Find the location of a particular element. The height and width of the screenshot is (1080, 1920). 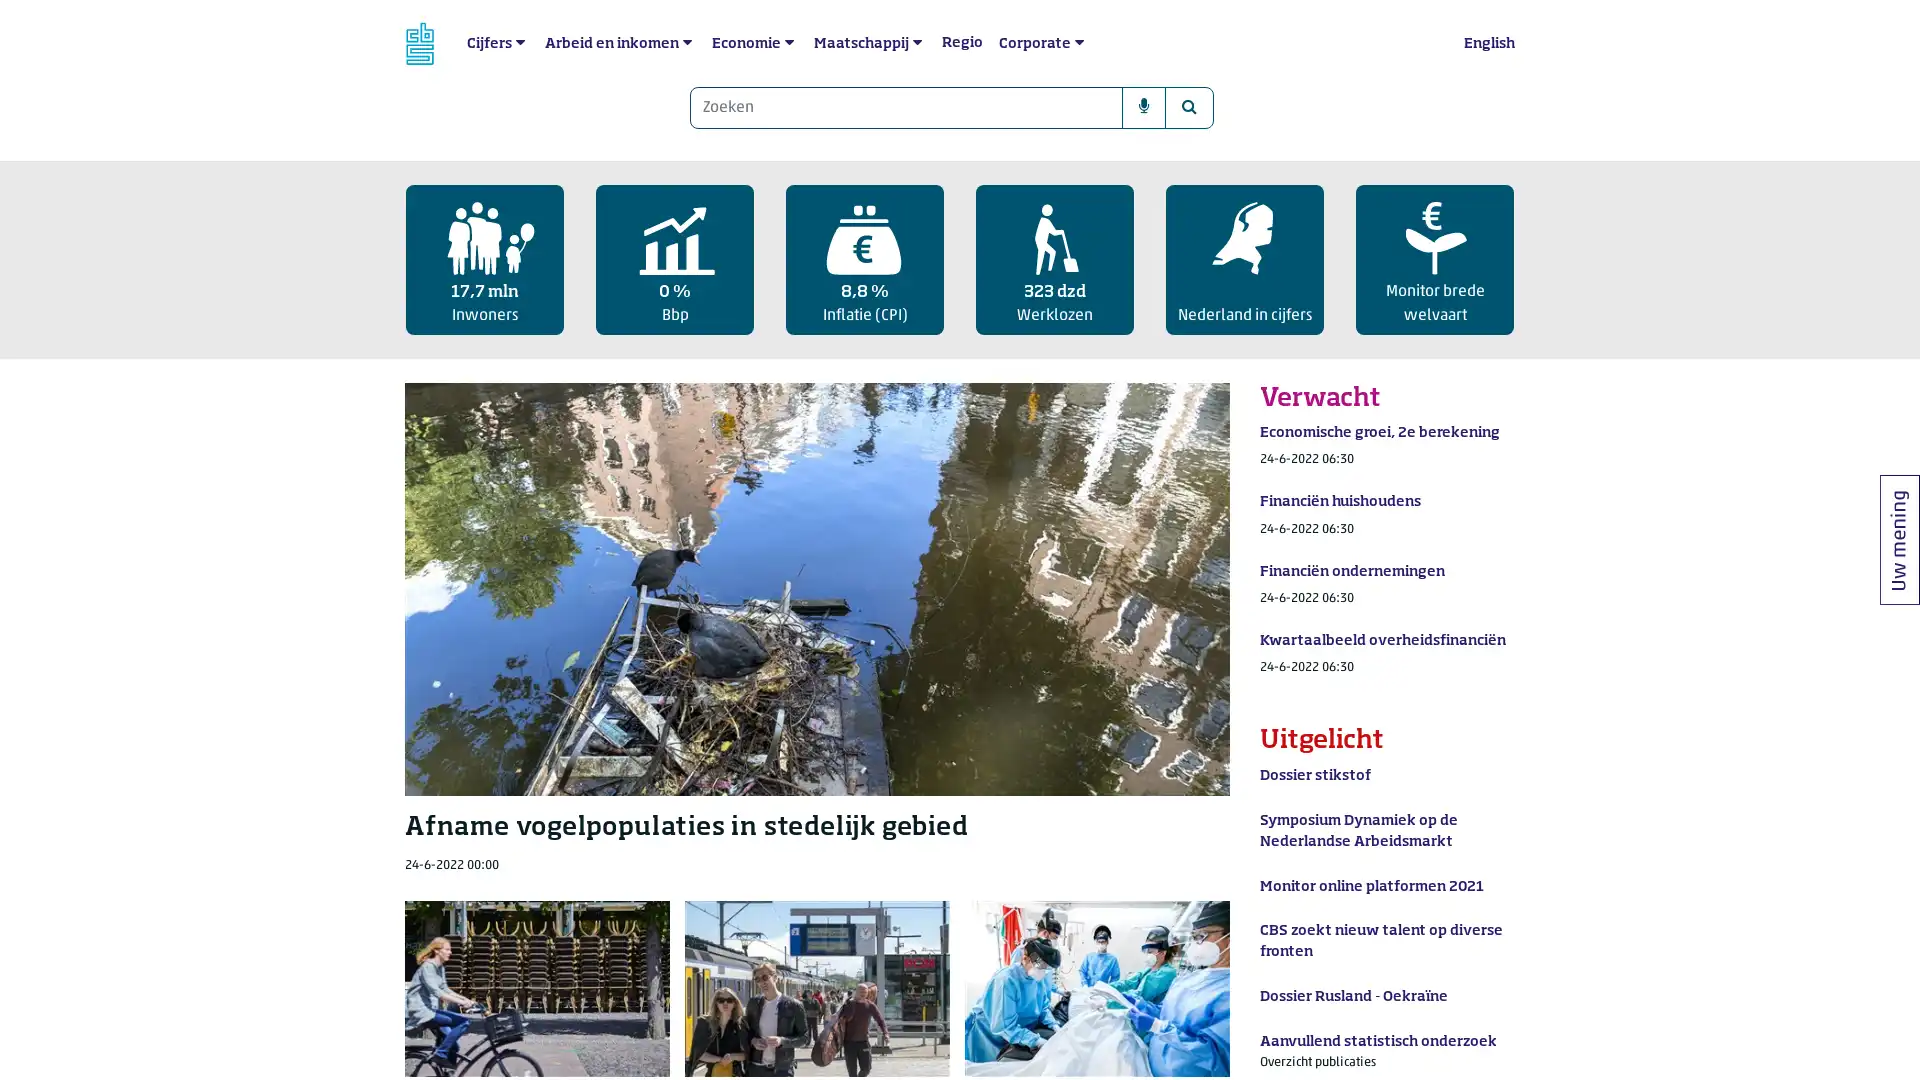

submenu Cijfers is located at coordinates (520, 42).